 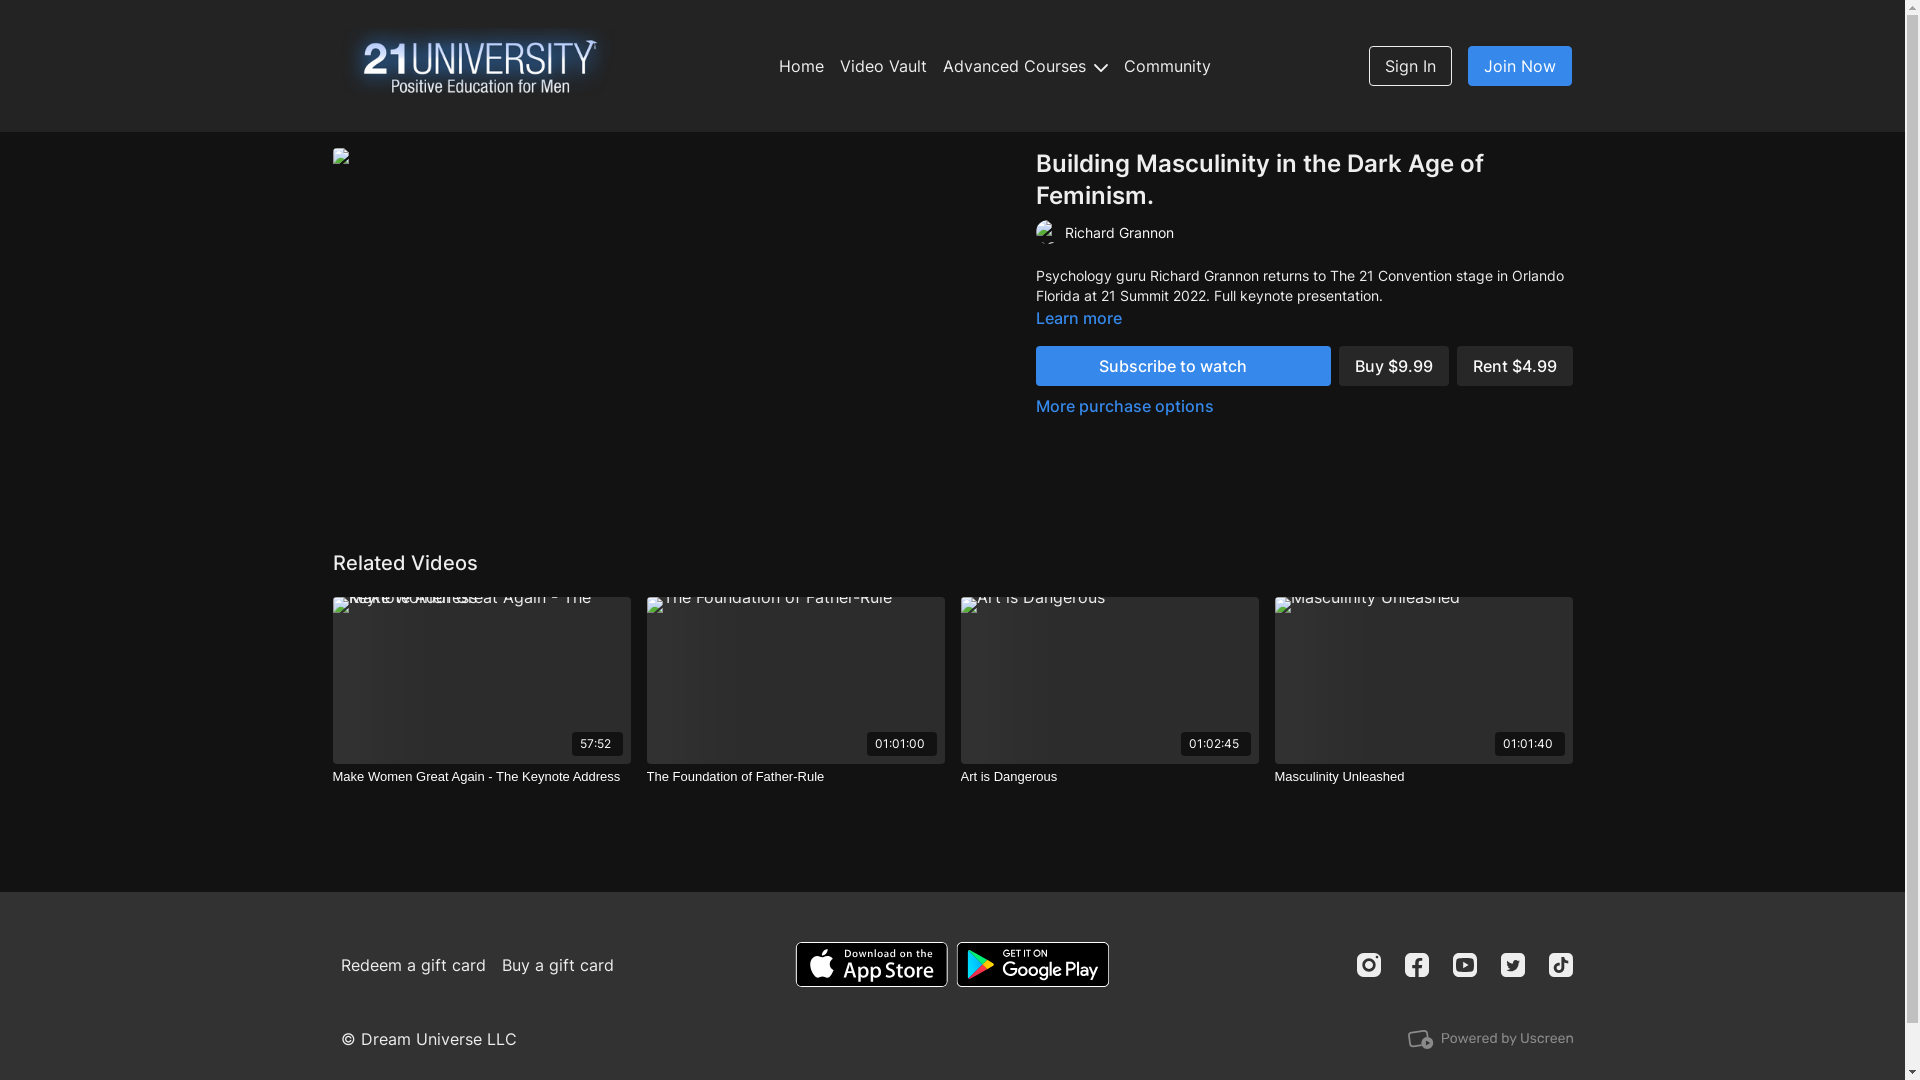 I want to click on 'Advanced Courses', so click(x=1025, y=64).